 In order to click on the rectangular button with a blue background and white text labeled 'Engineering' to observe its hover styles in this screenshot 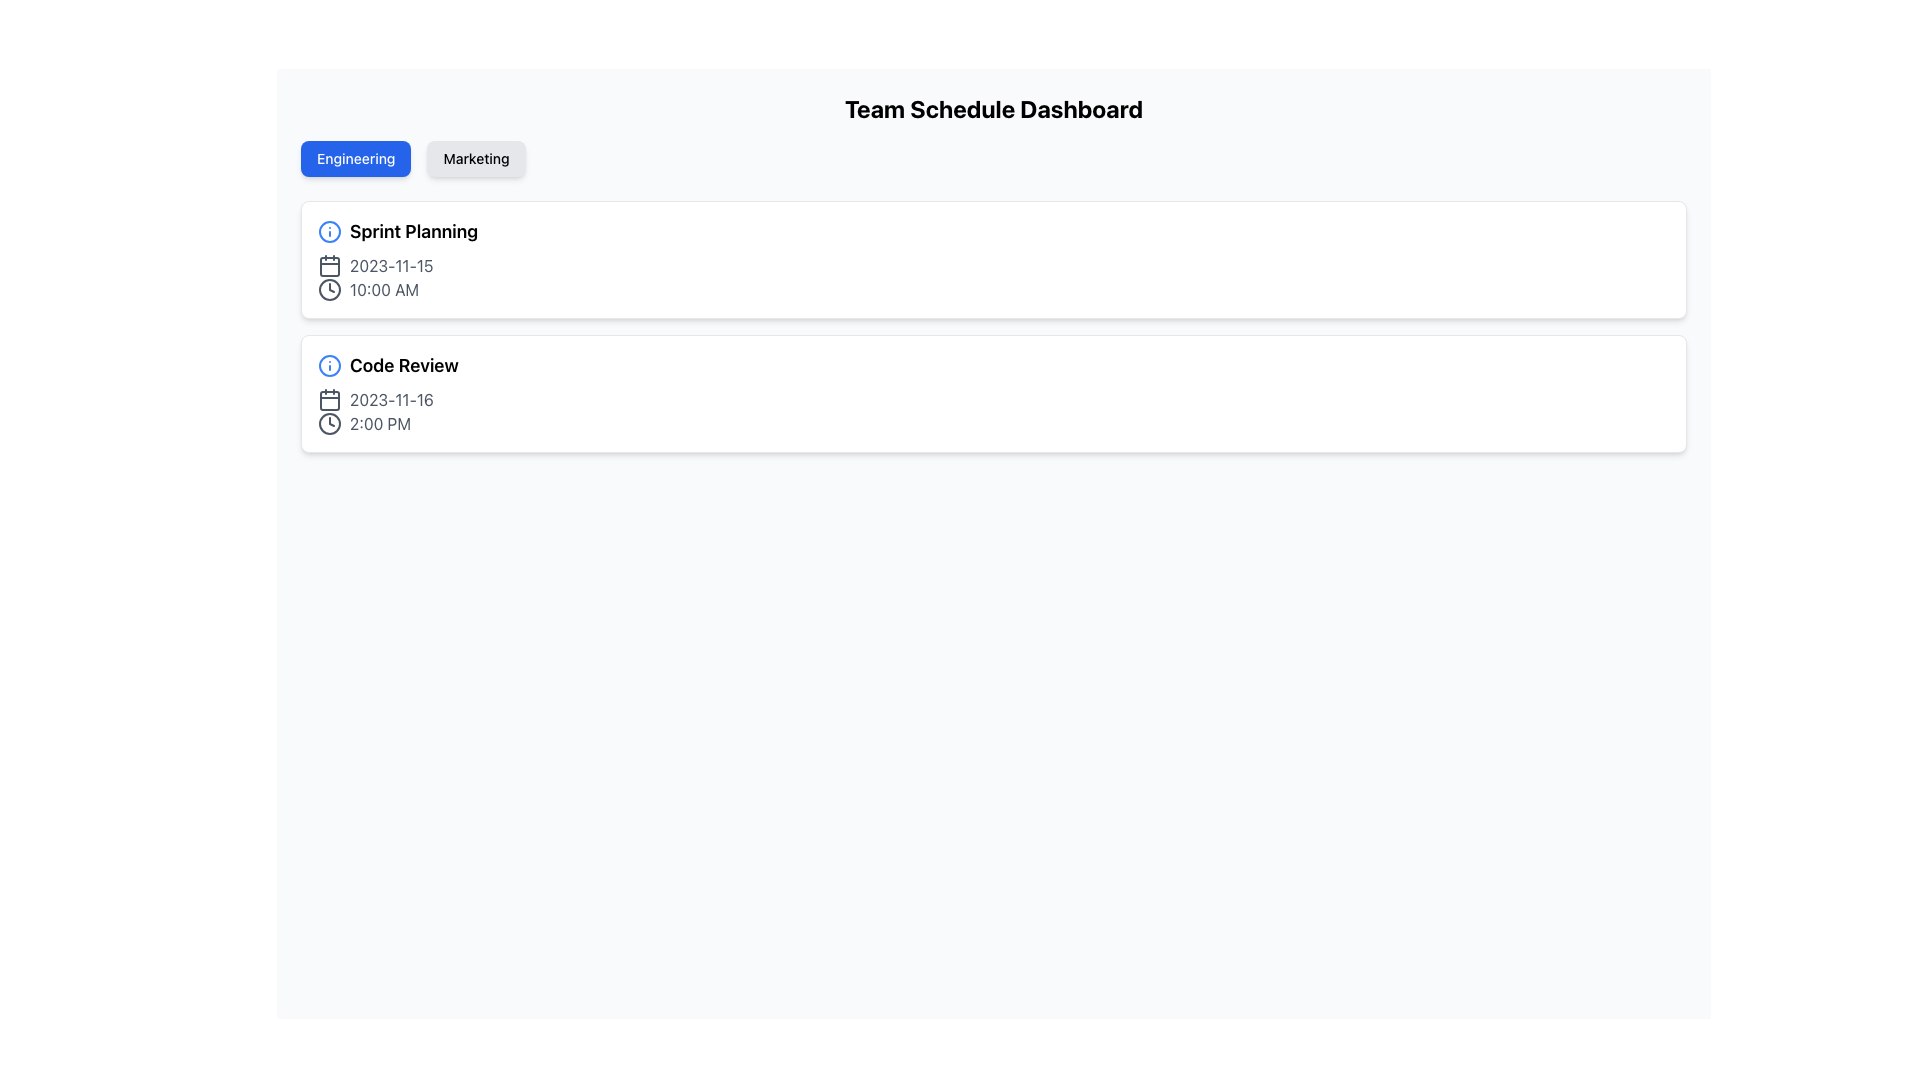, I will do `click(356, 157)`.